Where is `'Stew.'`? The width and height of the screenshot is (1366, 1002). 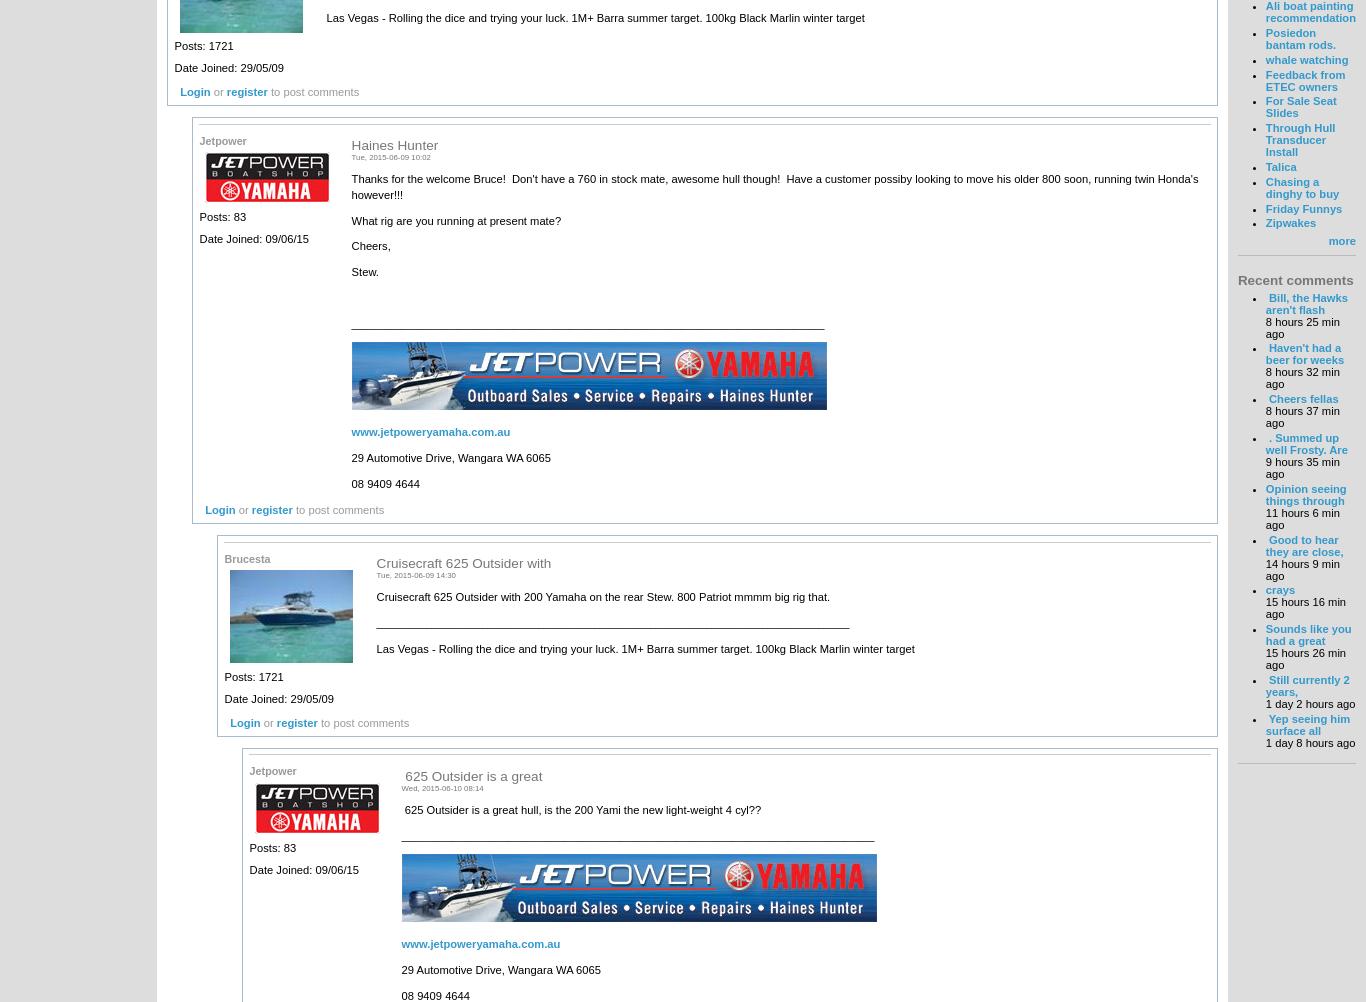
'Stew.' is located at coordinates (363, 271).